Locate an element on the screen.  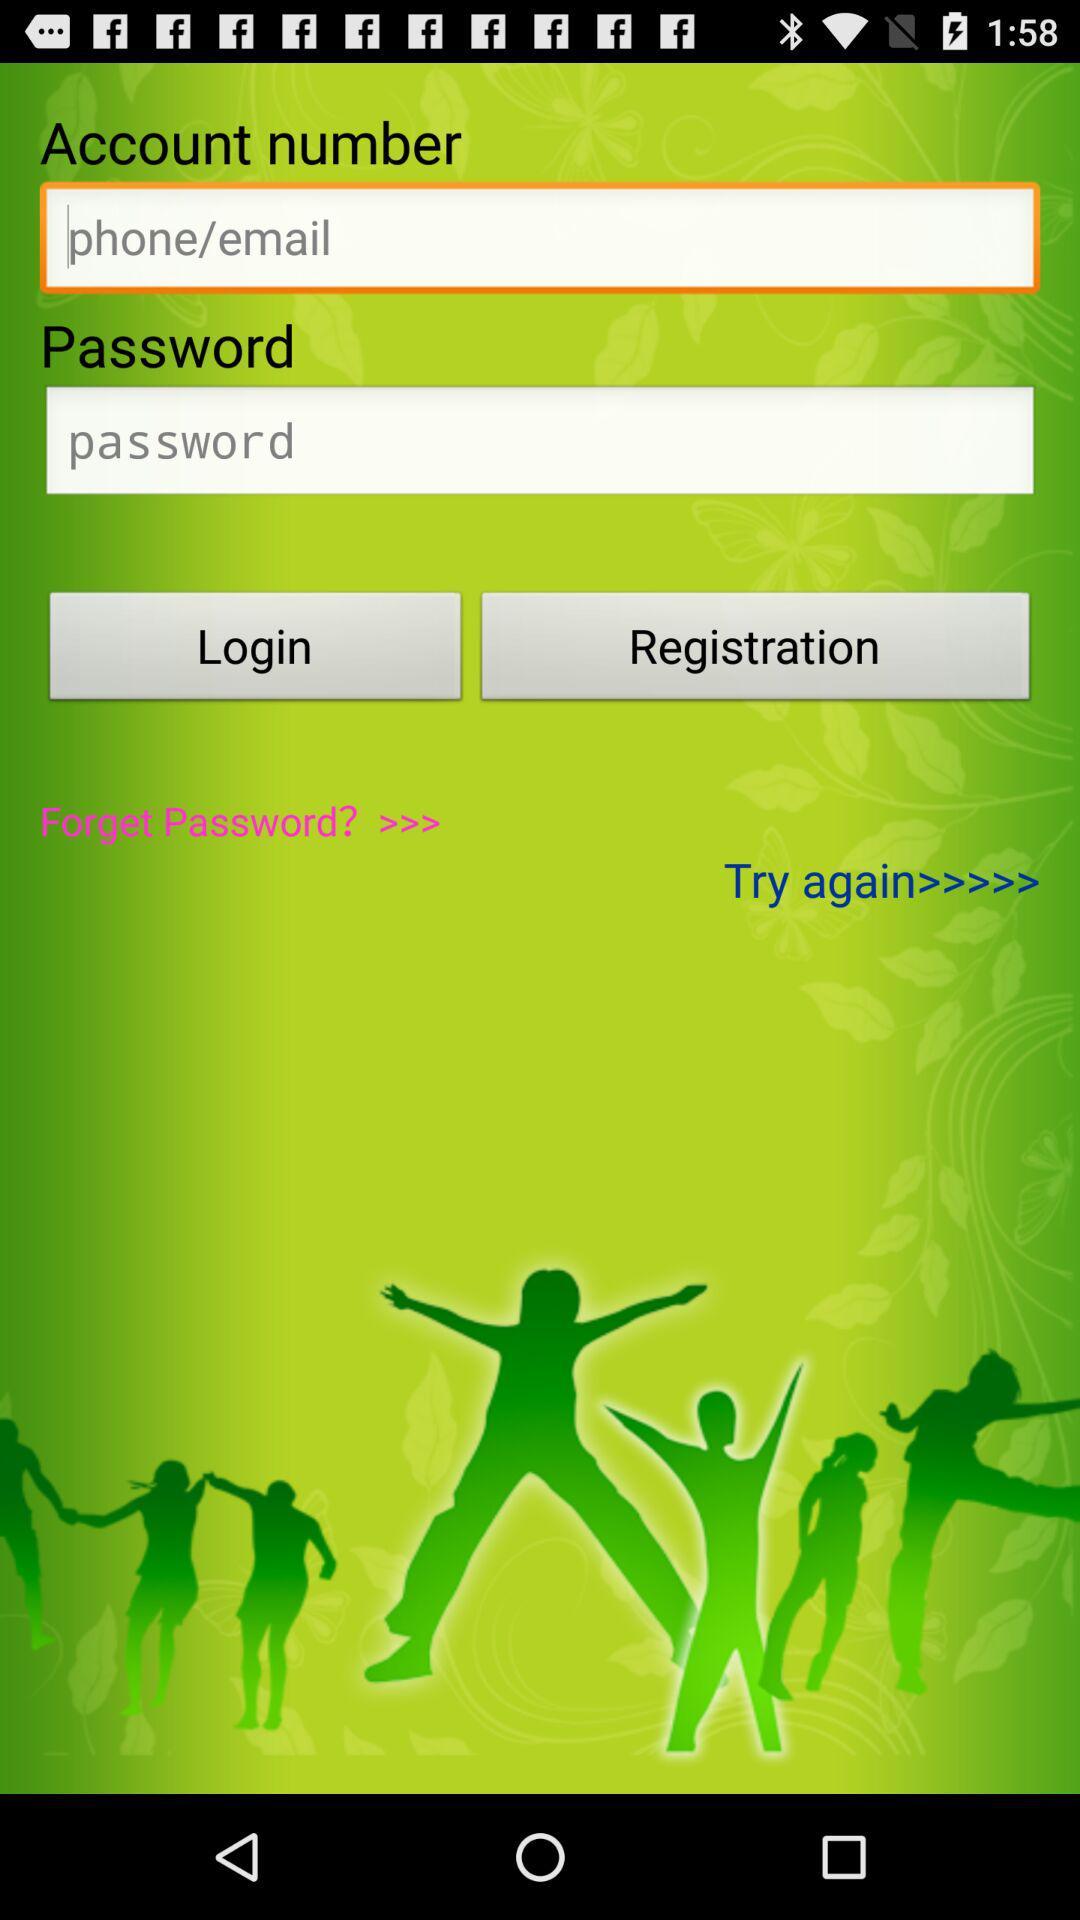
icon next to login is located at coordinates (756, 651).